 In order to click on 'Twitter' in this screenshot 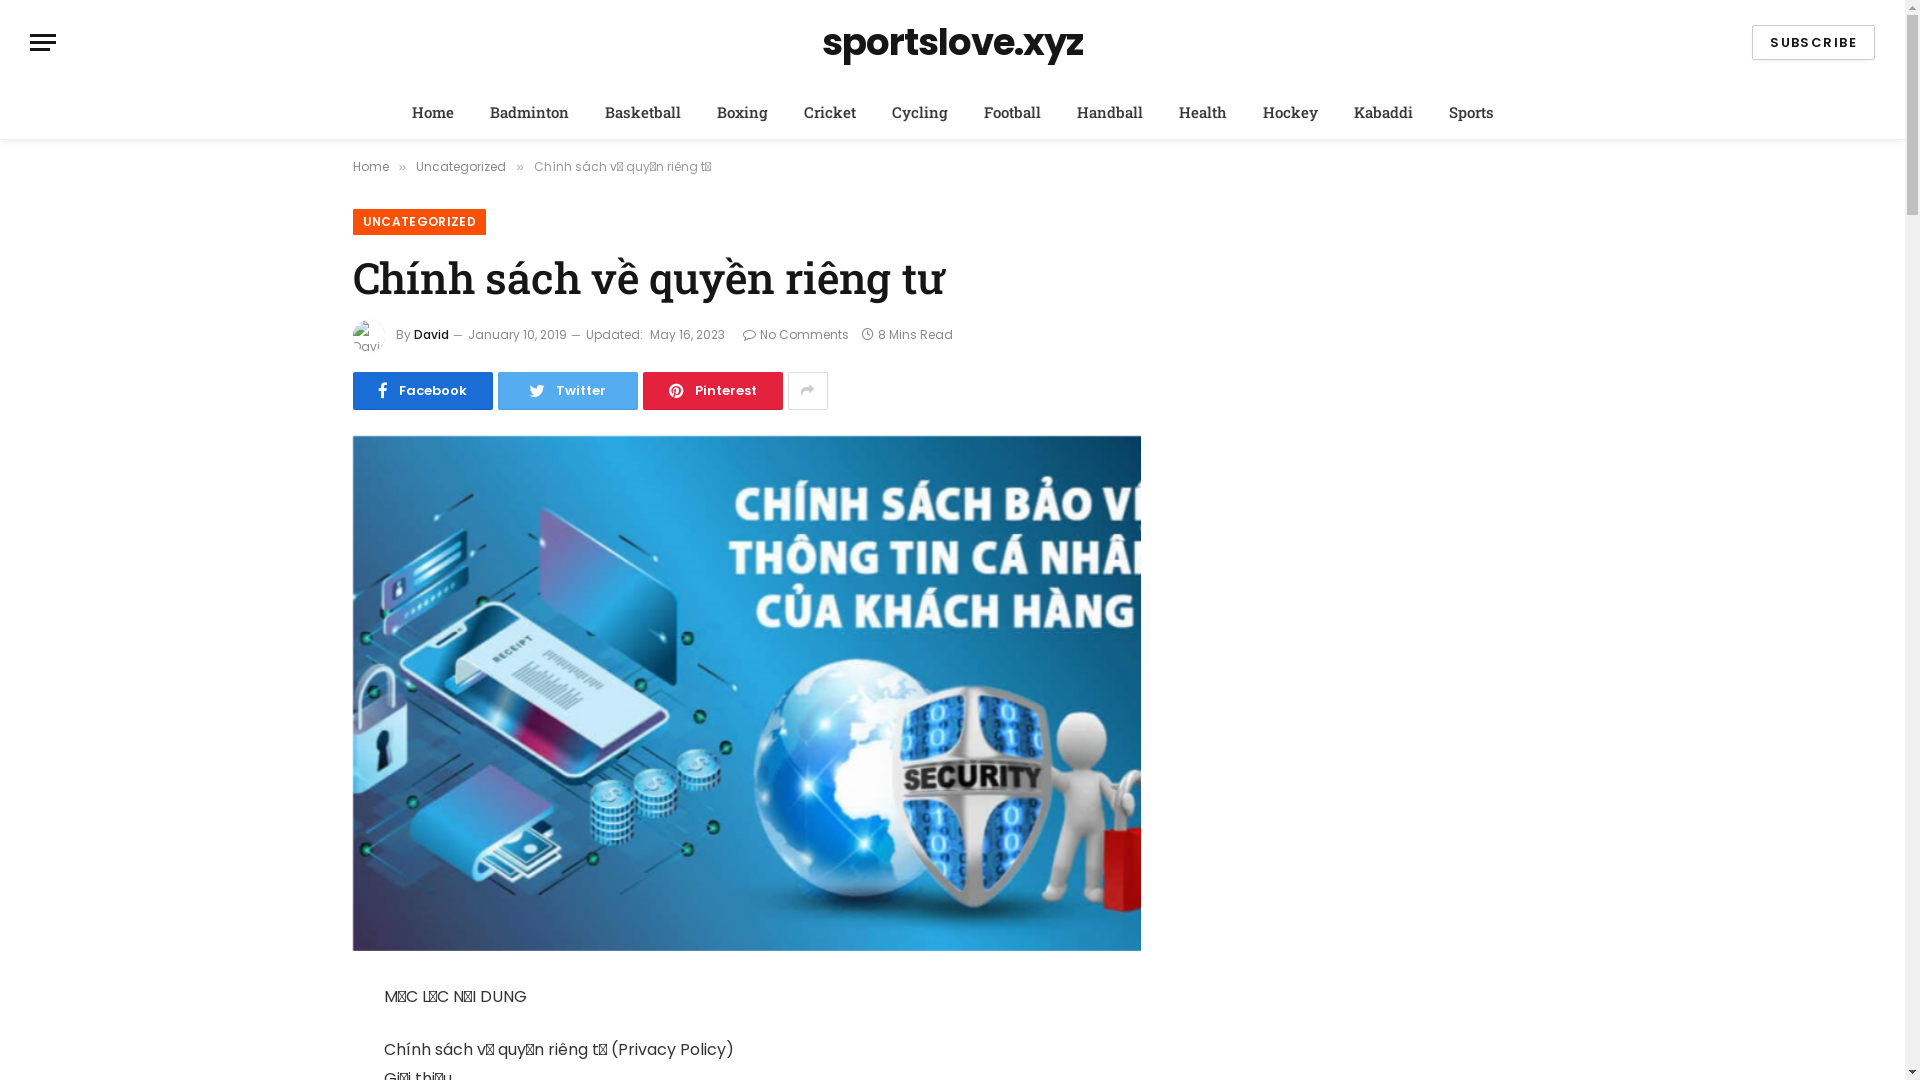, I will do `click(566, 390)`.